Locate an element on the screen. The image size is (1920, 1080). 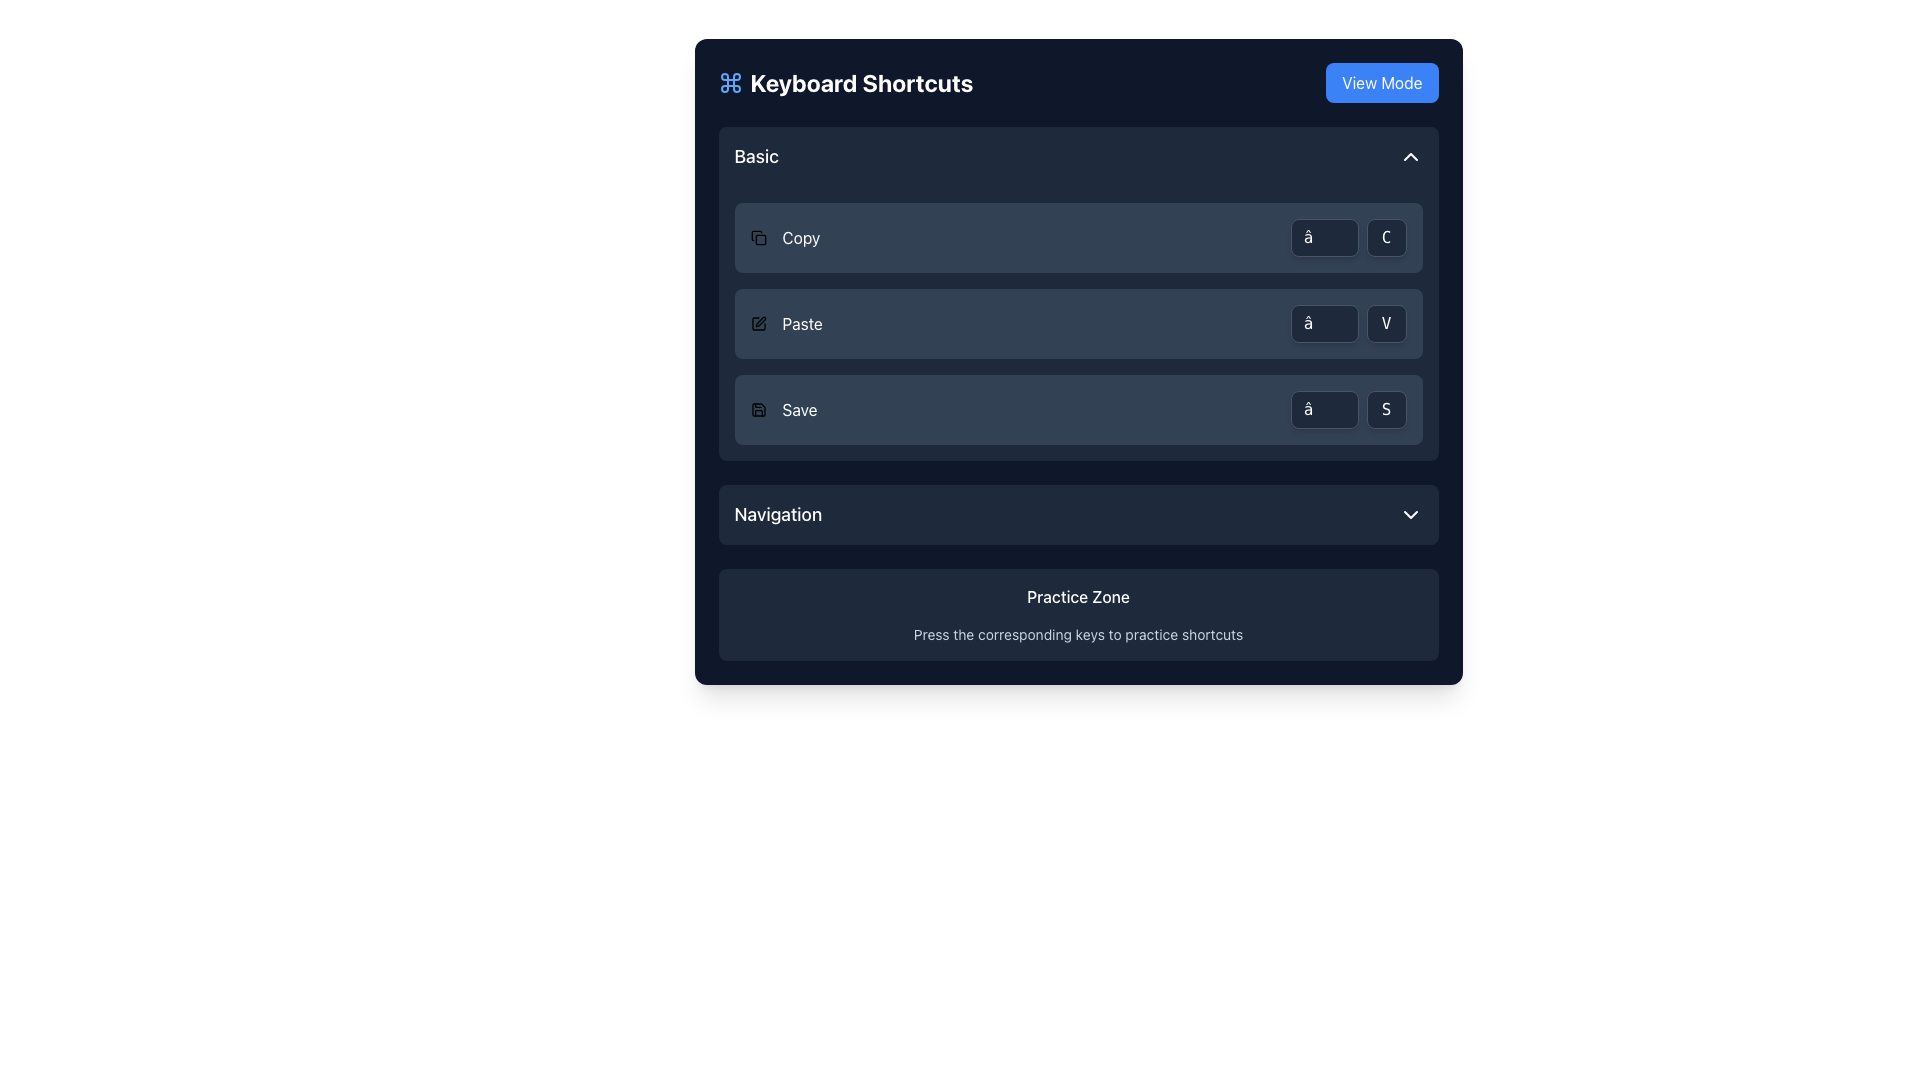
the 'Practice Zone' section header text label, which indicates the start of that section is located at coordinates (1077, 596).